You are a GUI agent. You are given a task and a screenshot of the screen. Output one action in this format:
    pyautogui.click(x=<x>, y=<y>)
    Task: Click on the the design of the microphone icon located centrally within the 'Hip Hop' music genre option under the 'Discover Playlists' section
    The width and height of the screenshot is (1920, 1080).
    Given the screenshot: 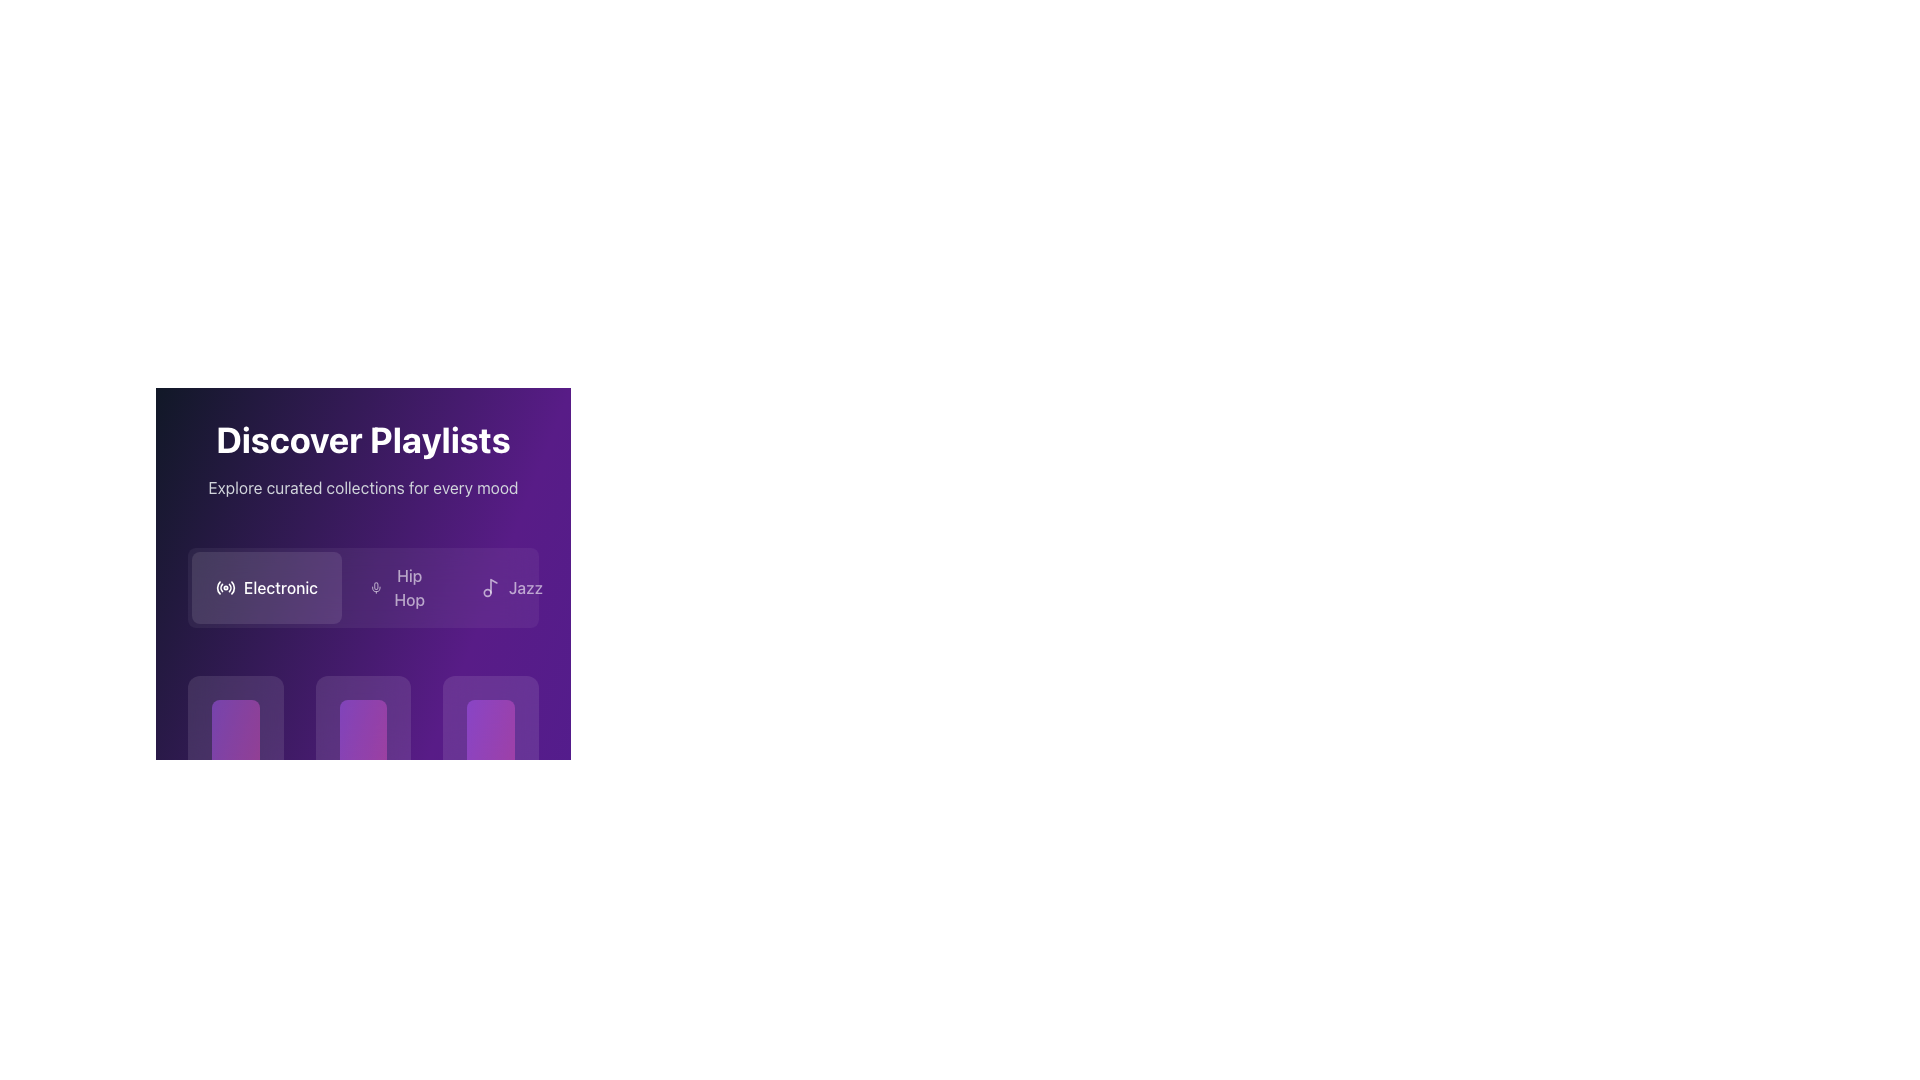 What is the action you would take?
    pyautogui.click(x=376, y=586)
    